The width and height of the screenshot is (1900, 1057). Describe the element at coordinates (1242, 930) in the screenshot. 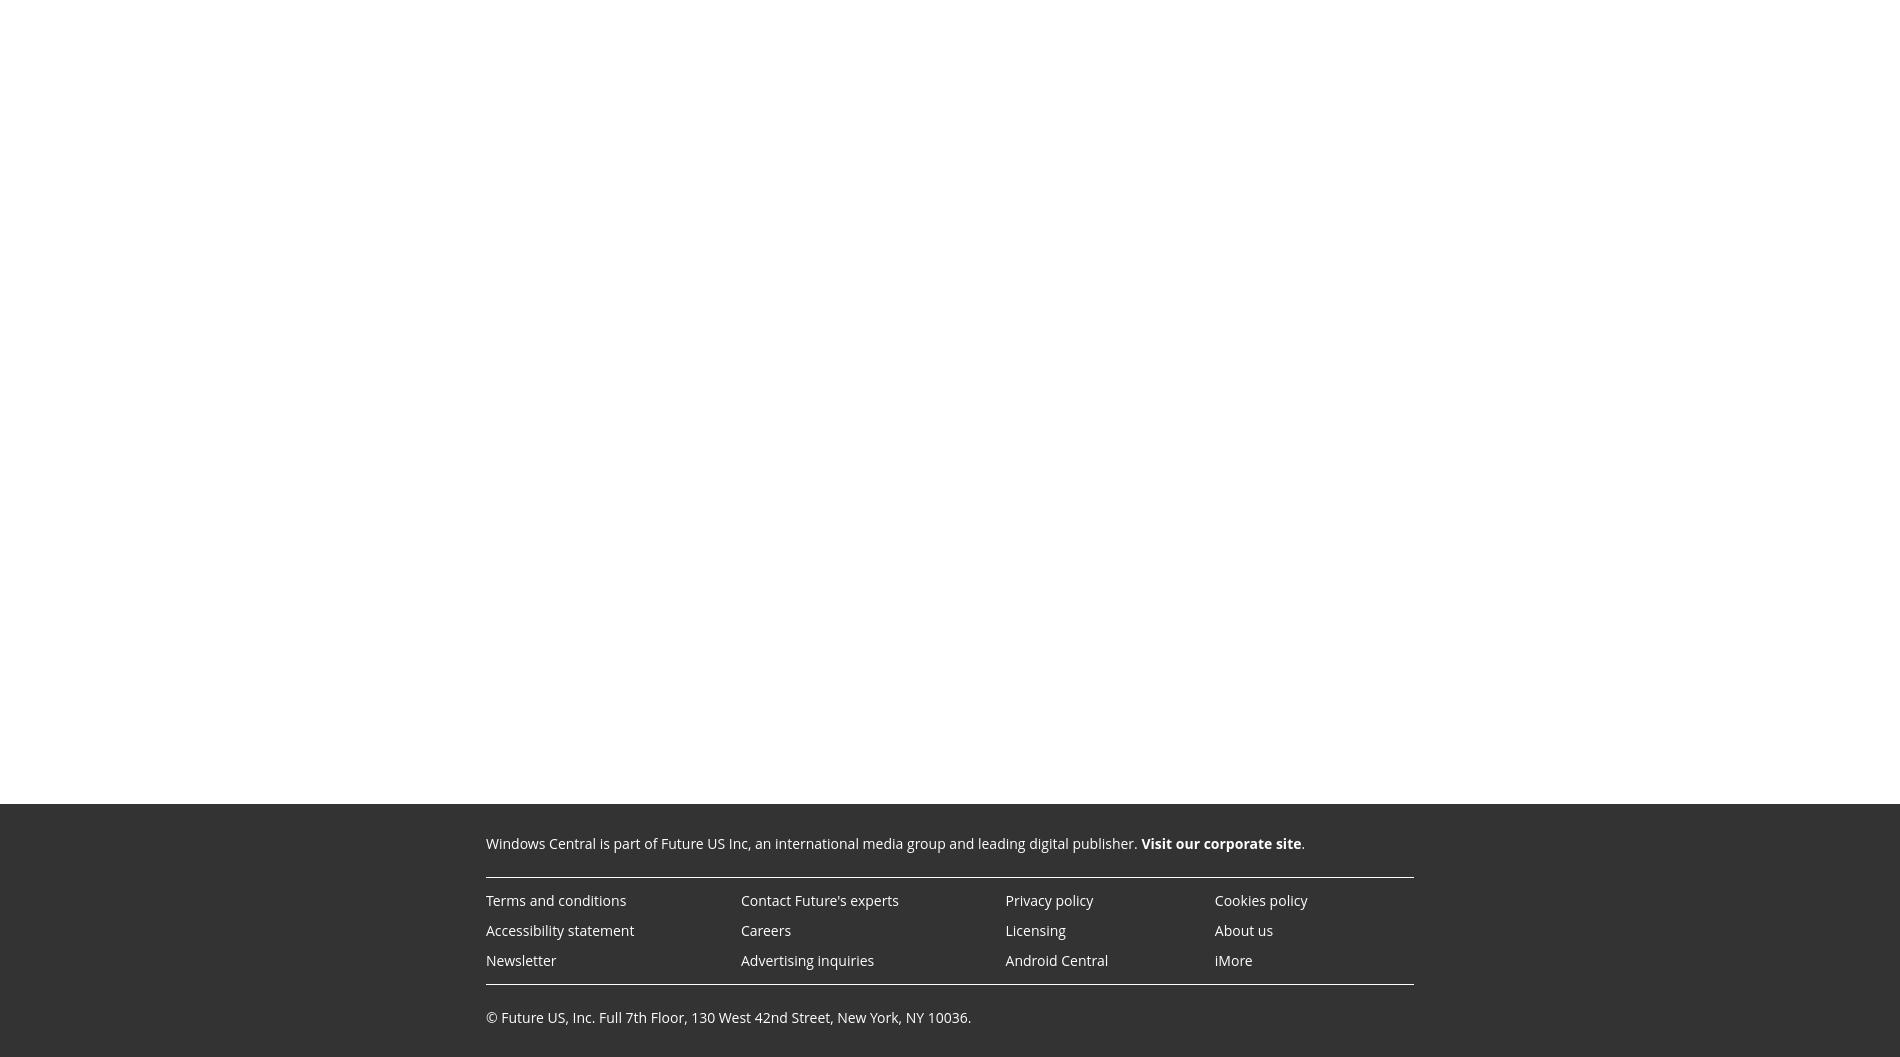

I see `'About us'` at that location.